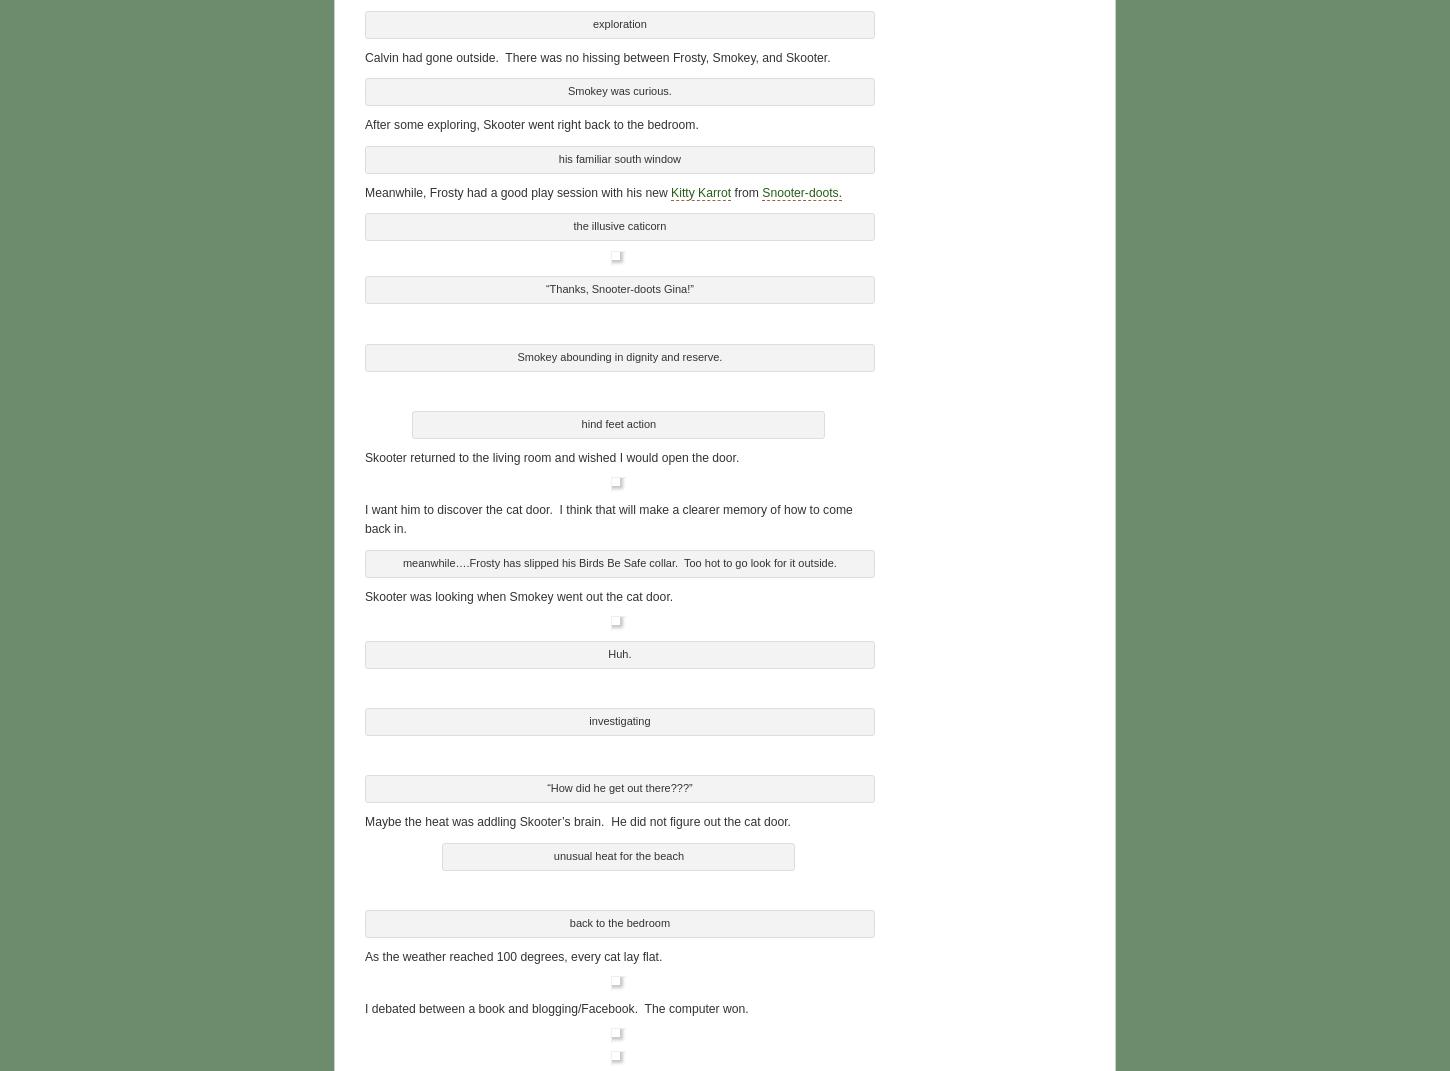 This screenshot has width=1450, height=1071. What do you see at coordinates (746, 188) in the screenshot?
I see `'from'` at bounding box center [746, 188].